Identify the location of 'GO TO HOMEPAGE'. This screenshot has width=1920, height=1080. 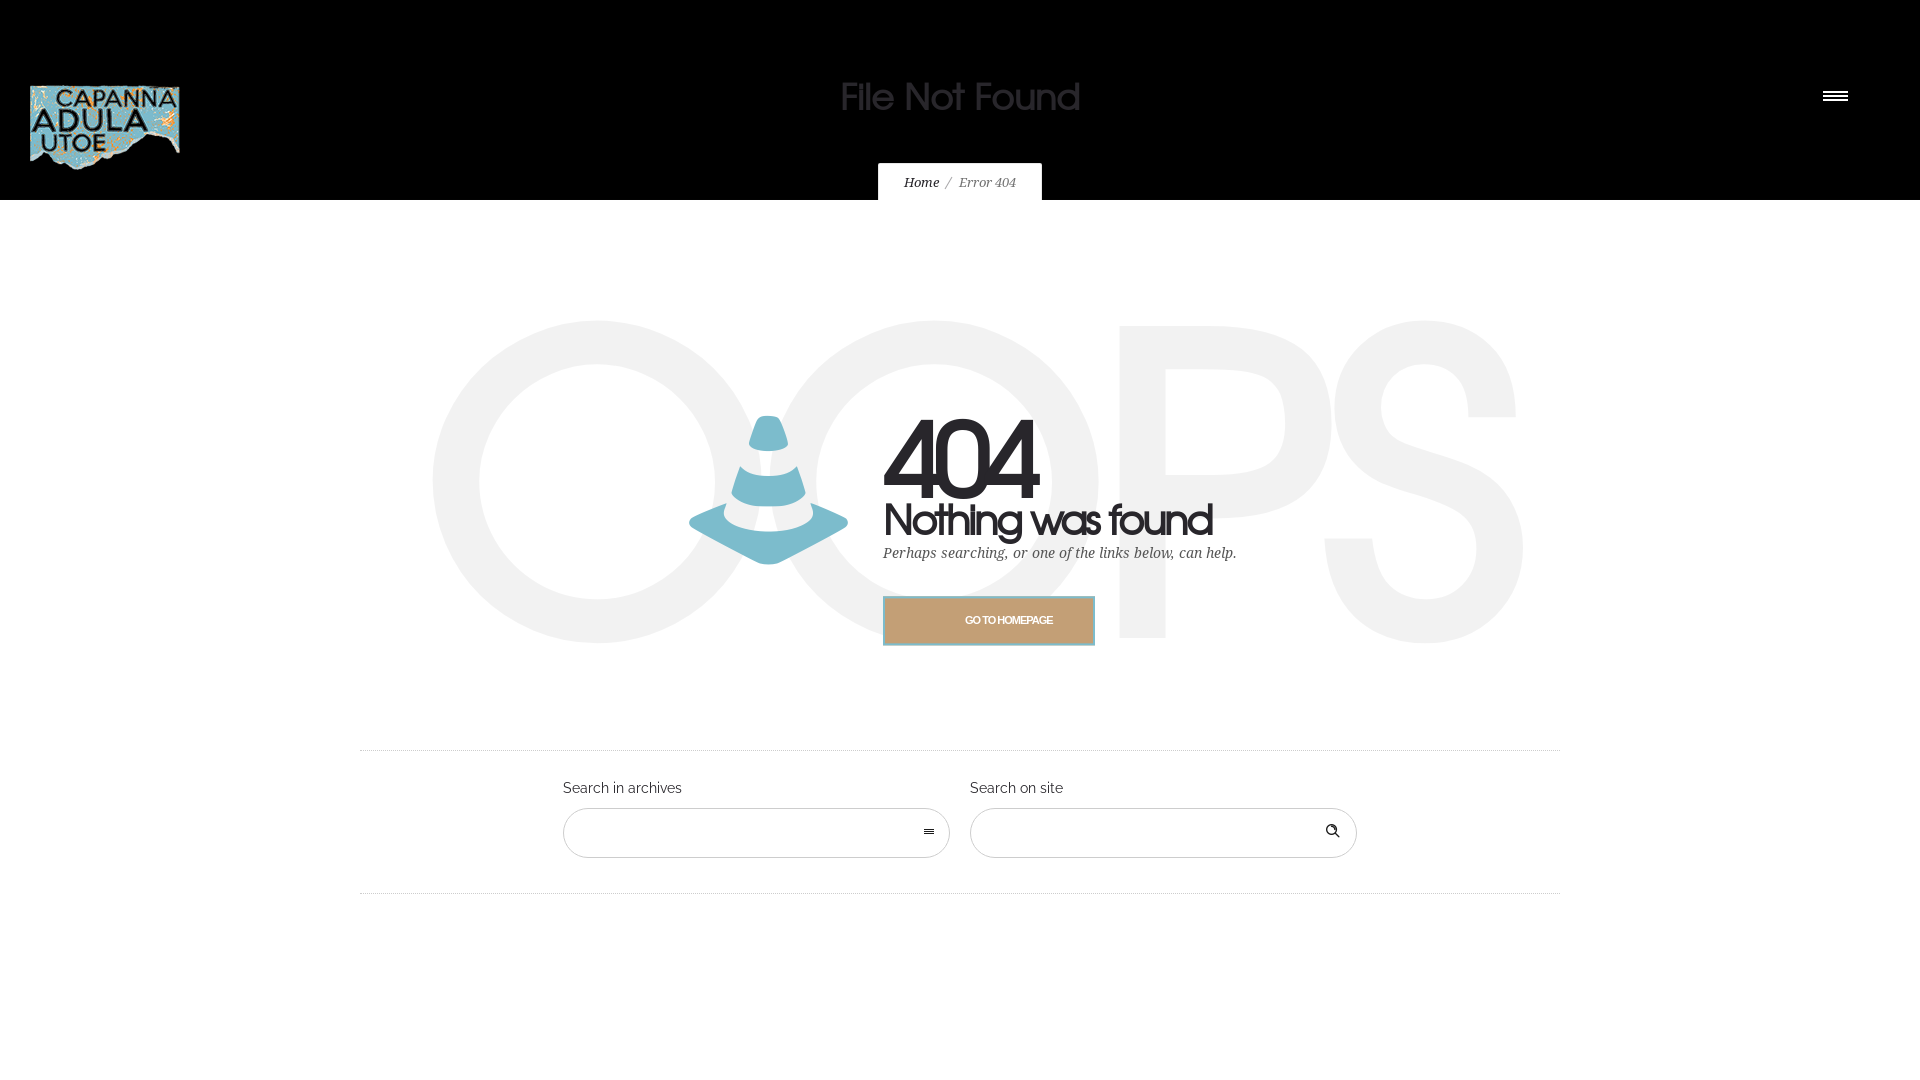
(988, 619).